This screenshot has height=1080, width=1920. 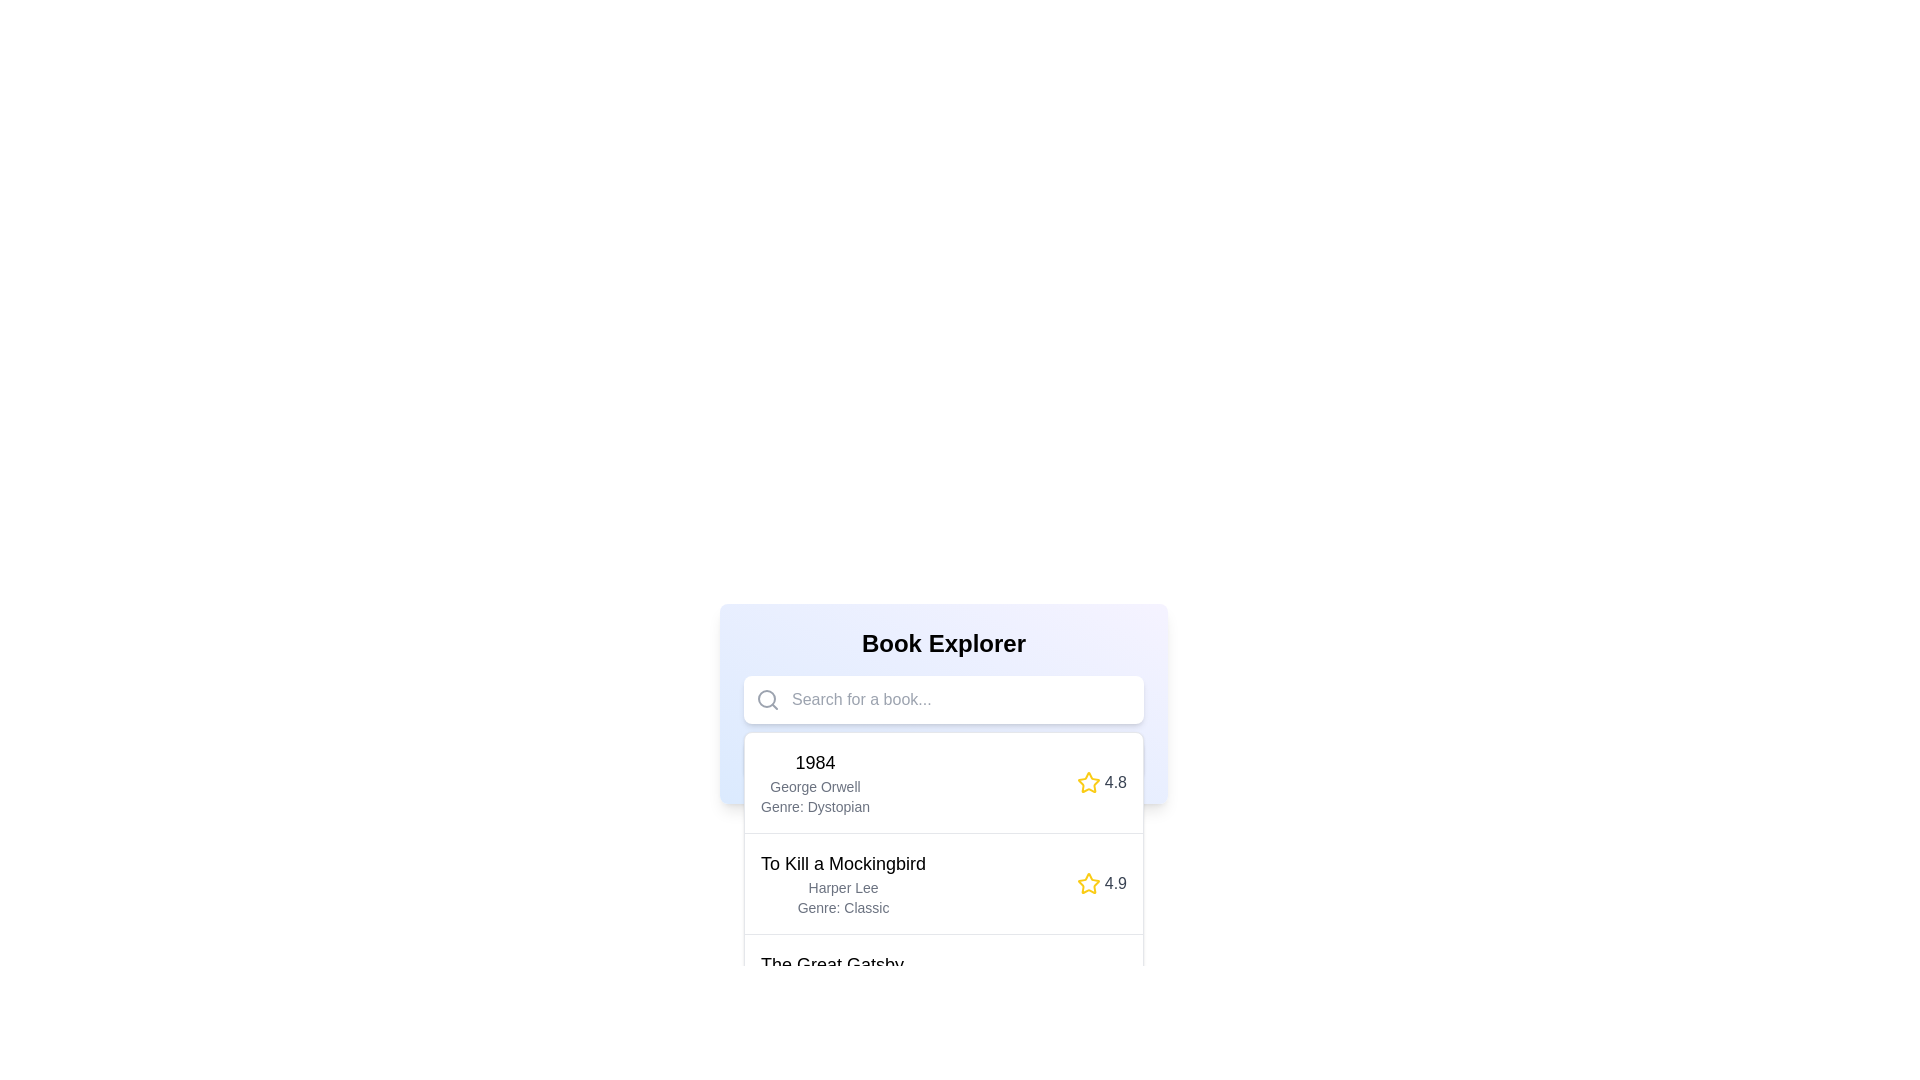 I want to click on the circular centerpiece of the search icon, which is visually adjacent to the left edge of the search input field, so click(x=766, y=697).